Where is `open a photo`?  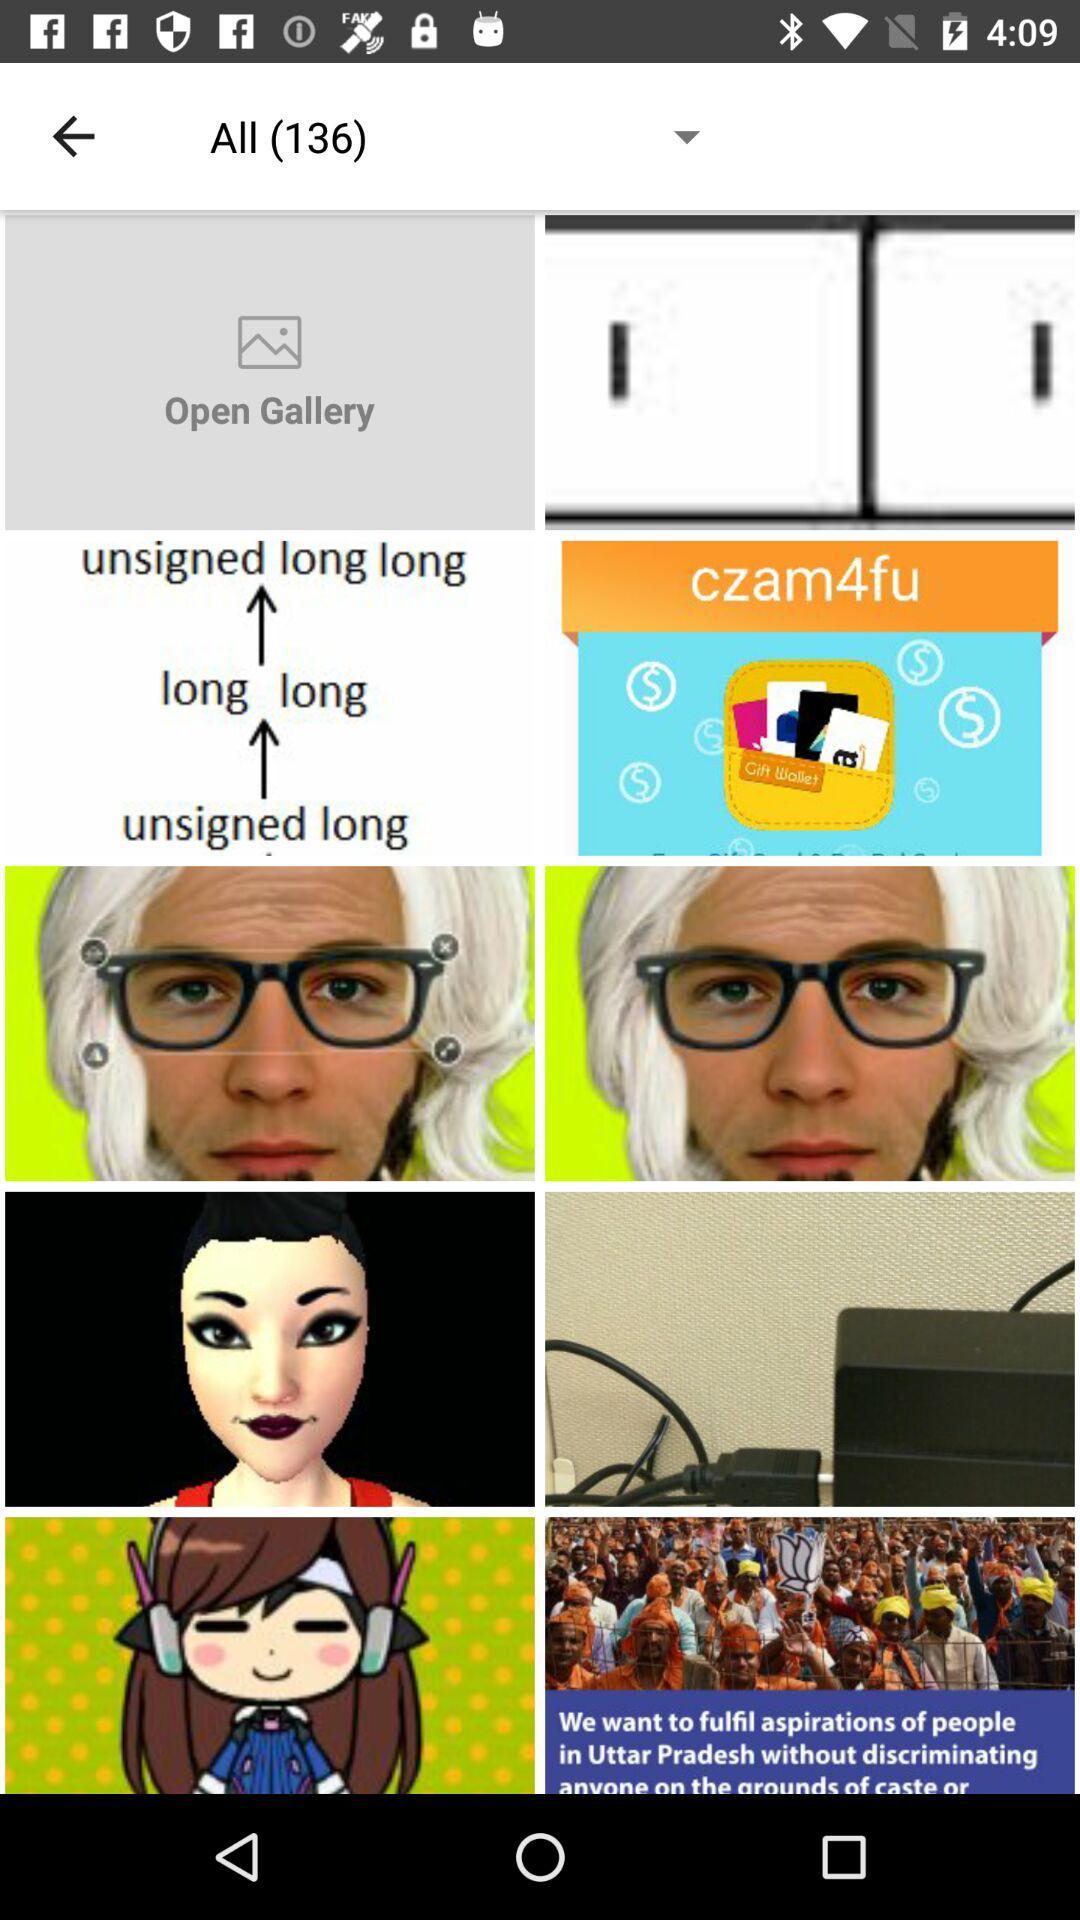 open a photo is located at coordinates (270, 698).